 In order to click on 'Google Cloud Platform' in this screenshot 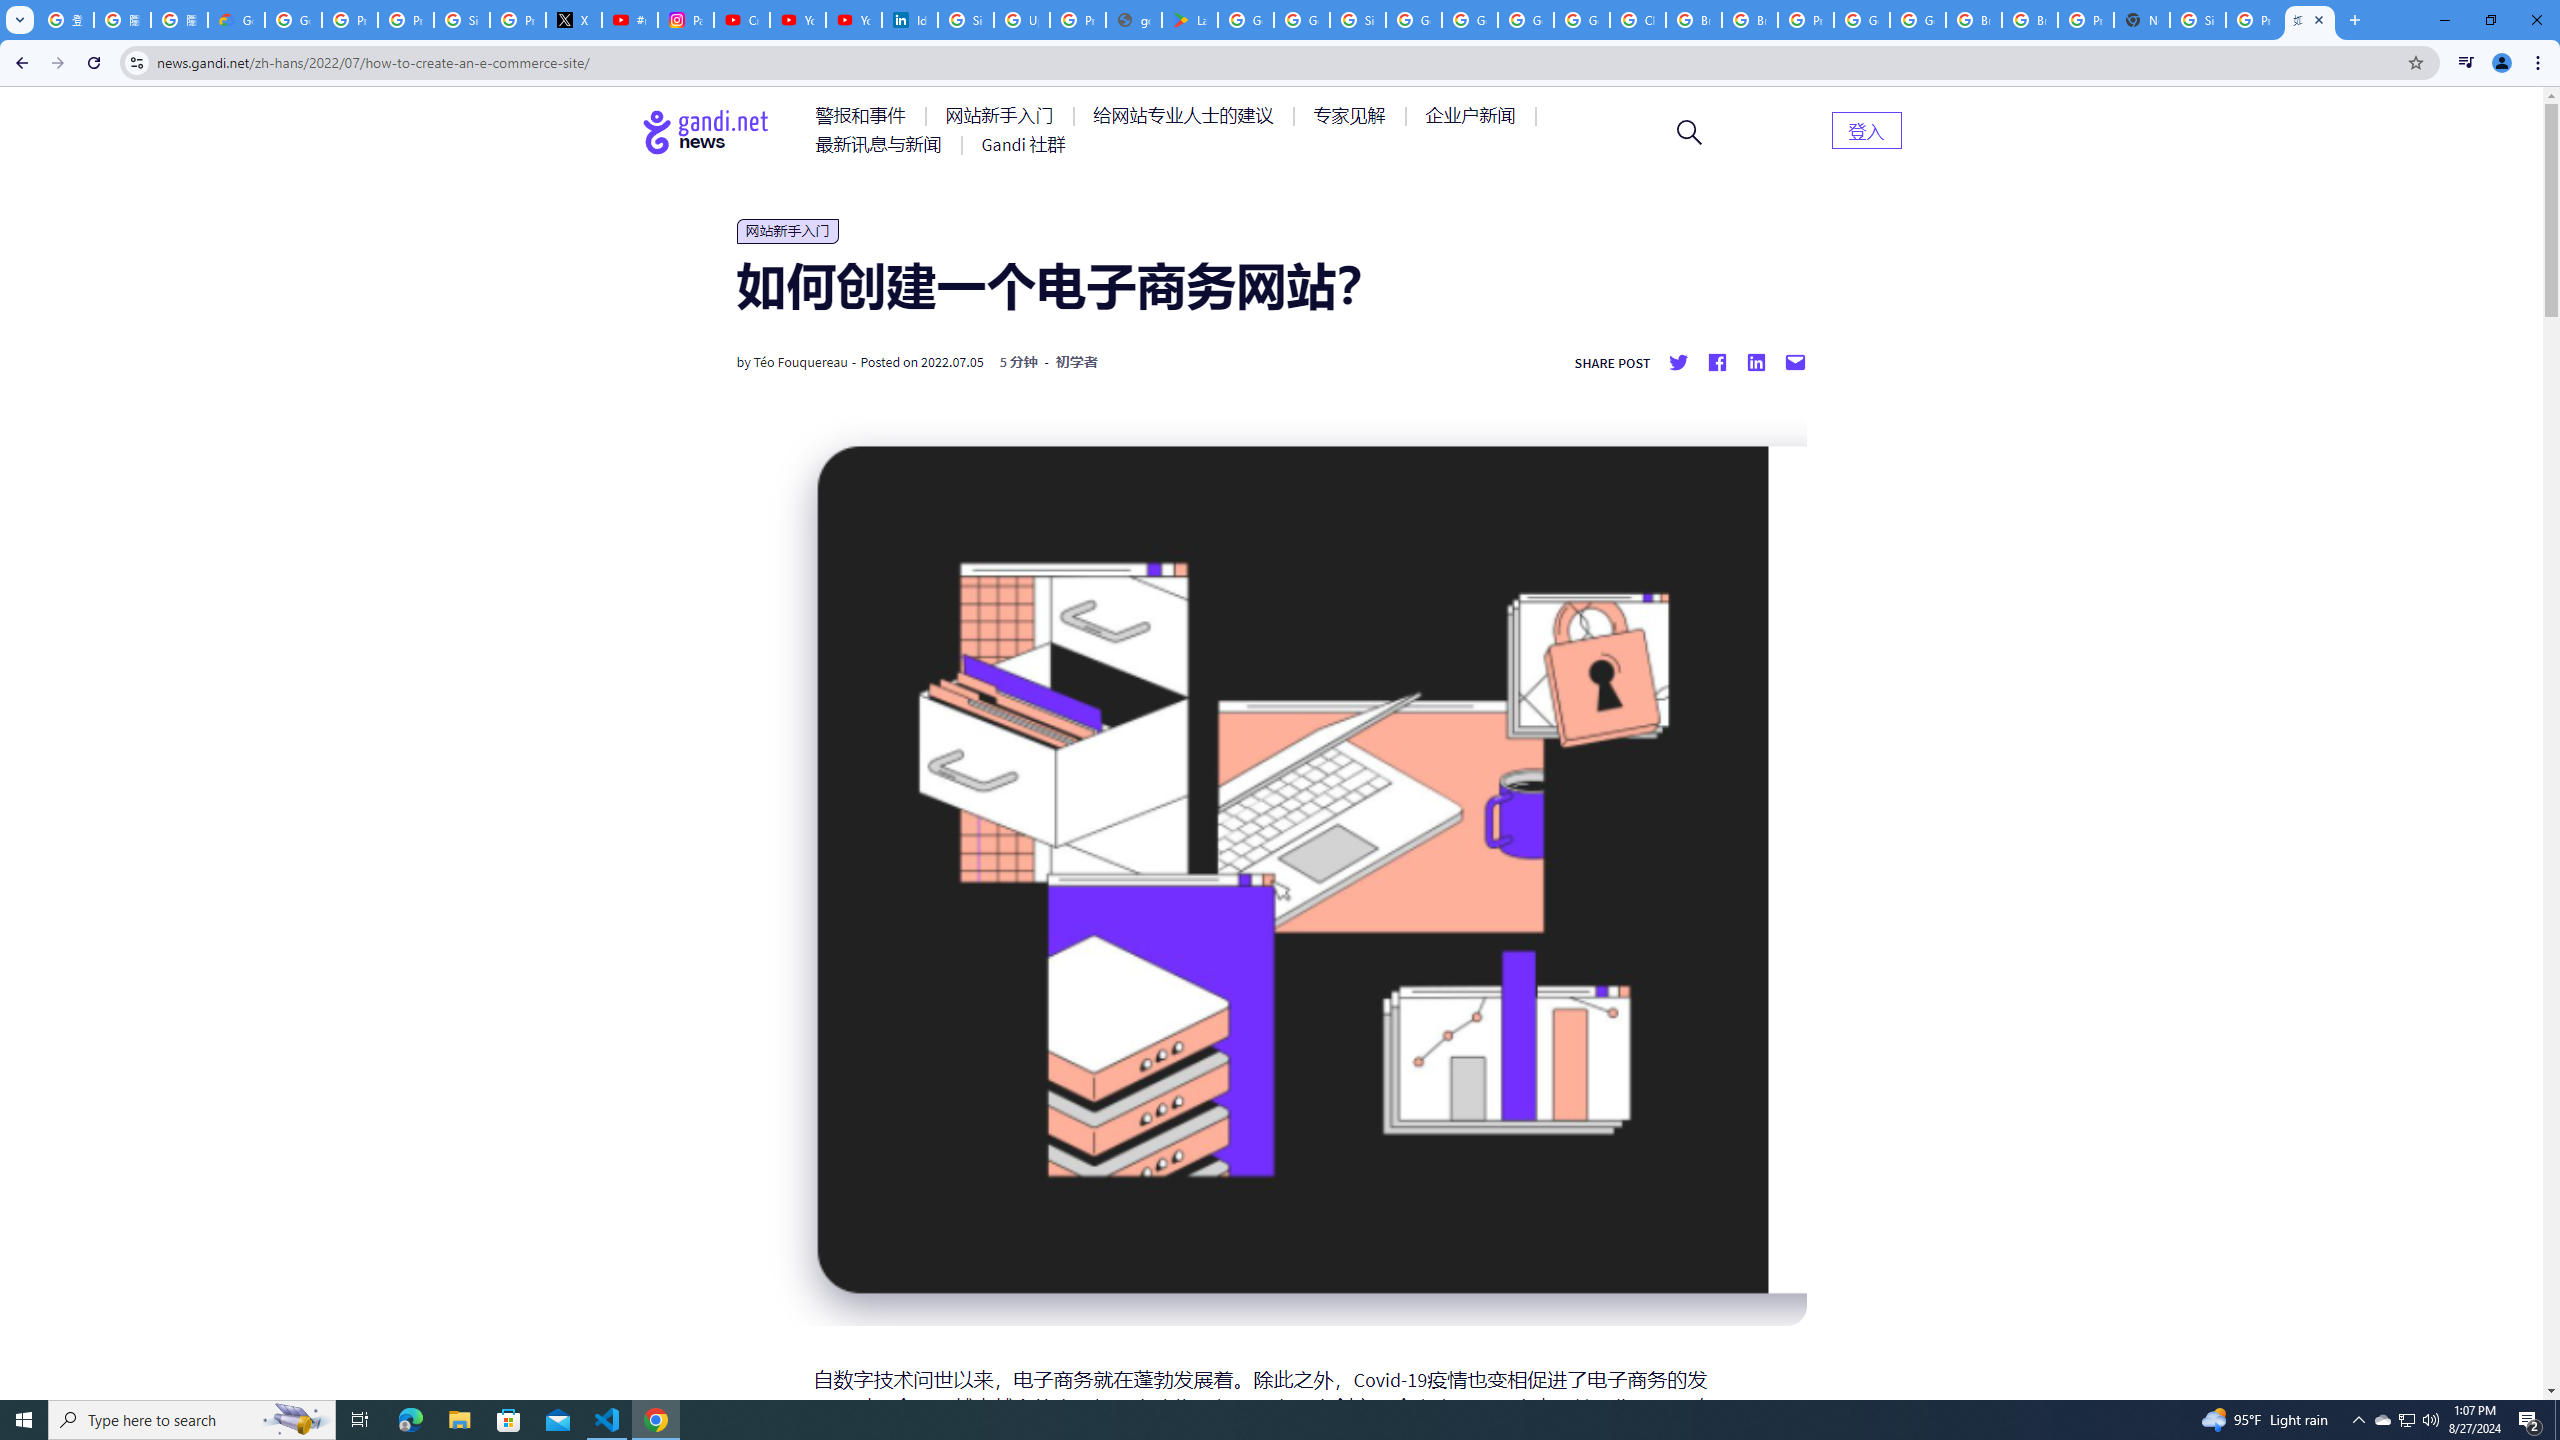, I will do `click(1917, 19)`.